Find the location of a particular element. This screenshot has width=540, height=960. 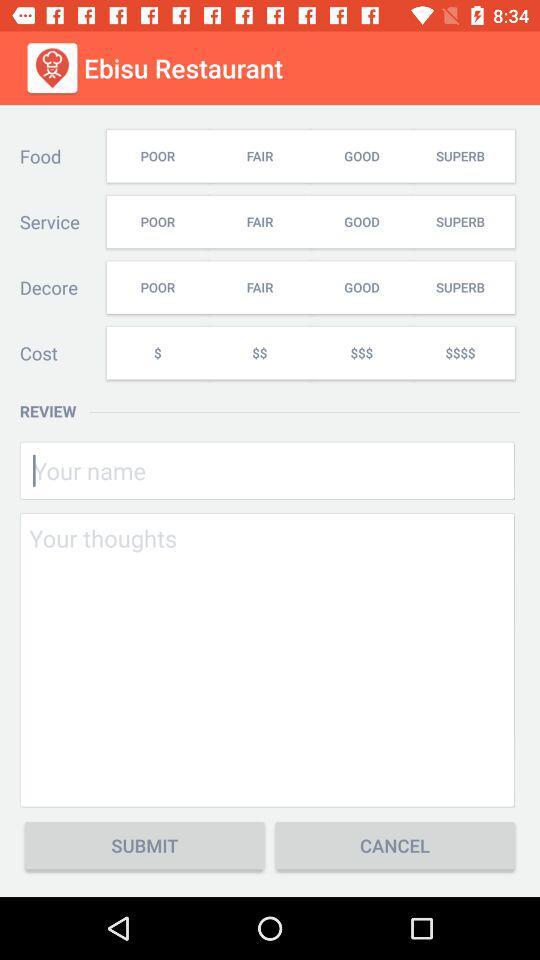

item to the right of cost icon is located at coordinates (156, 353).